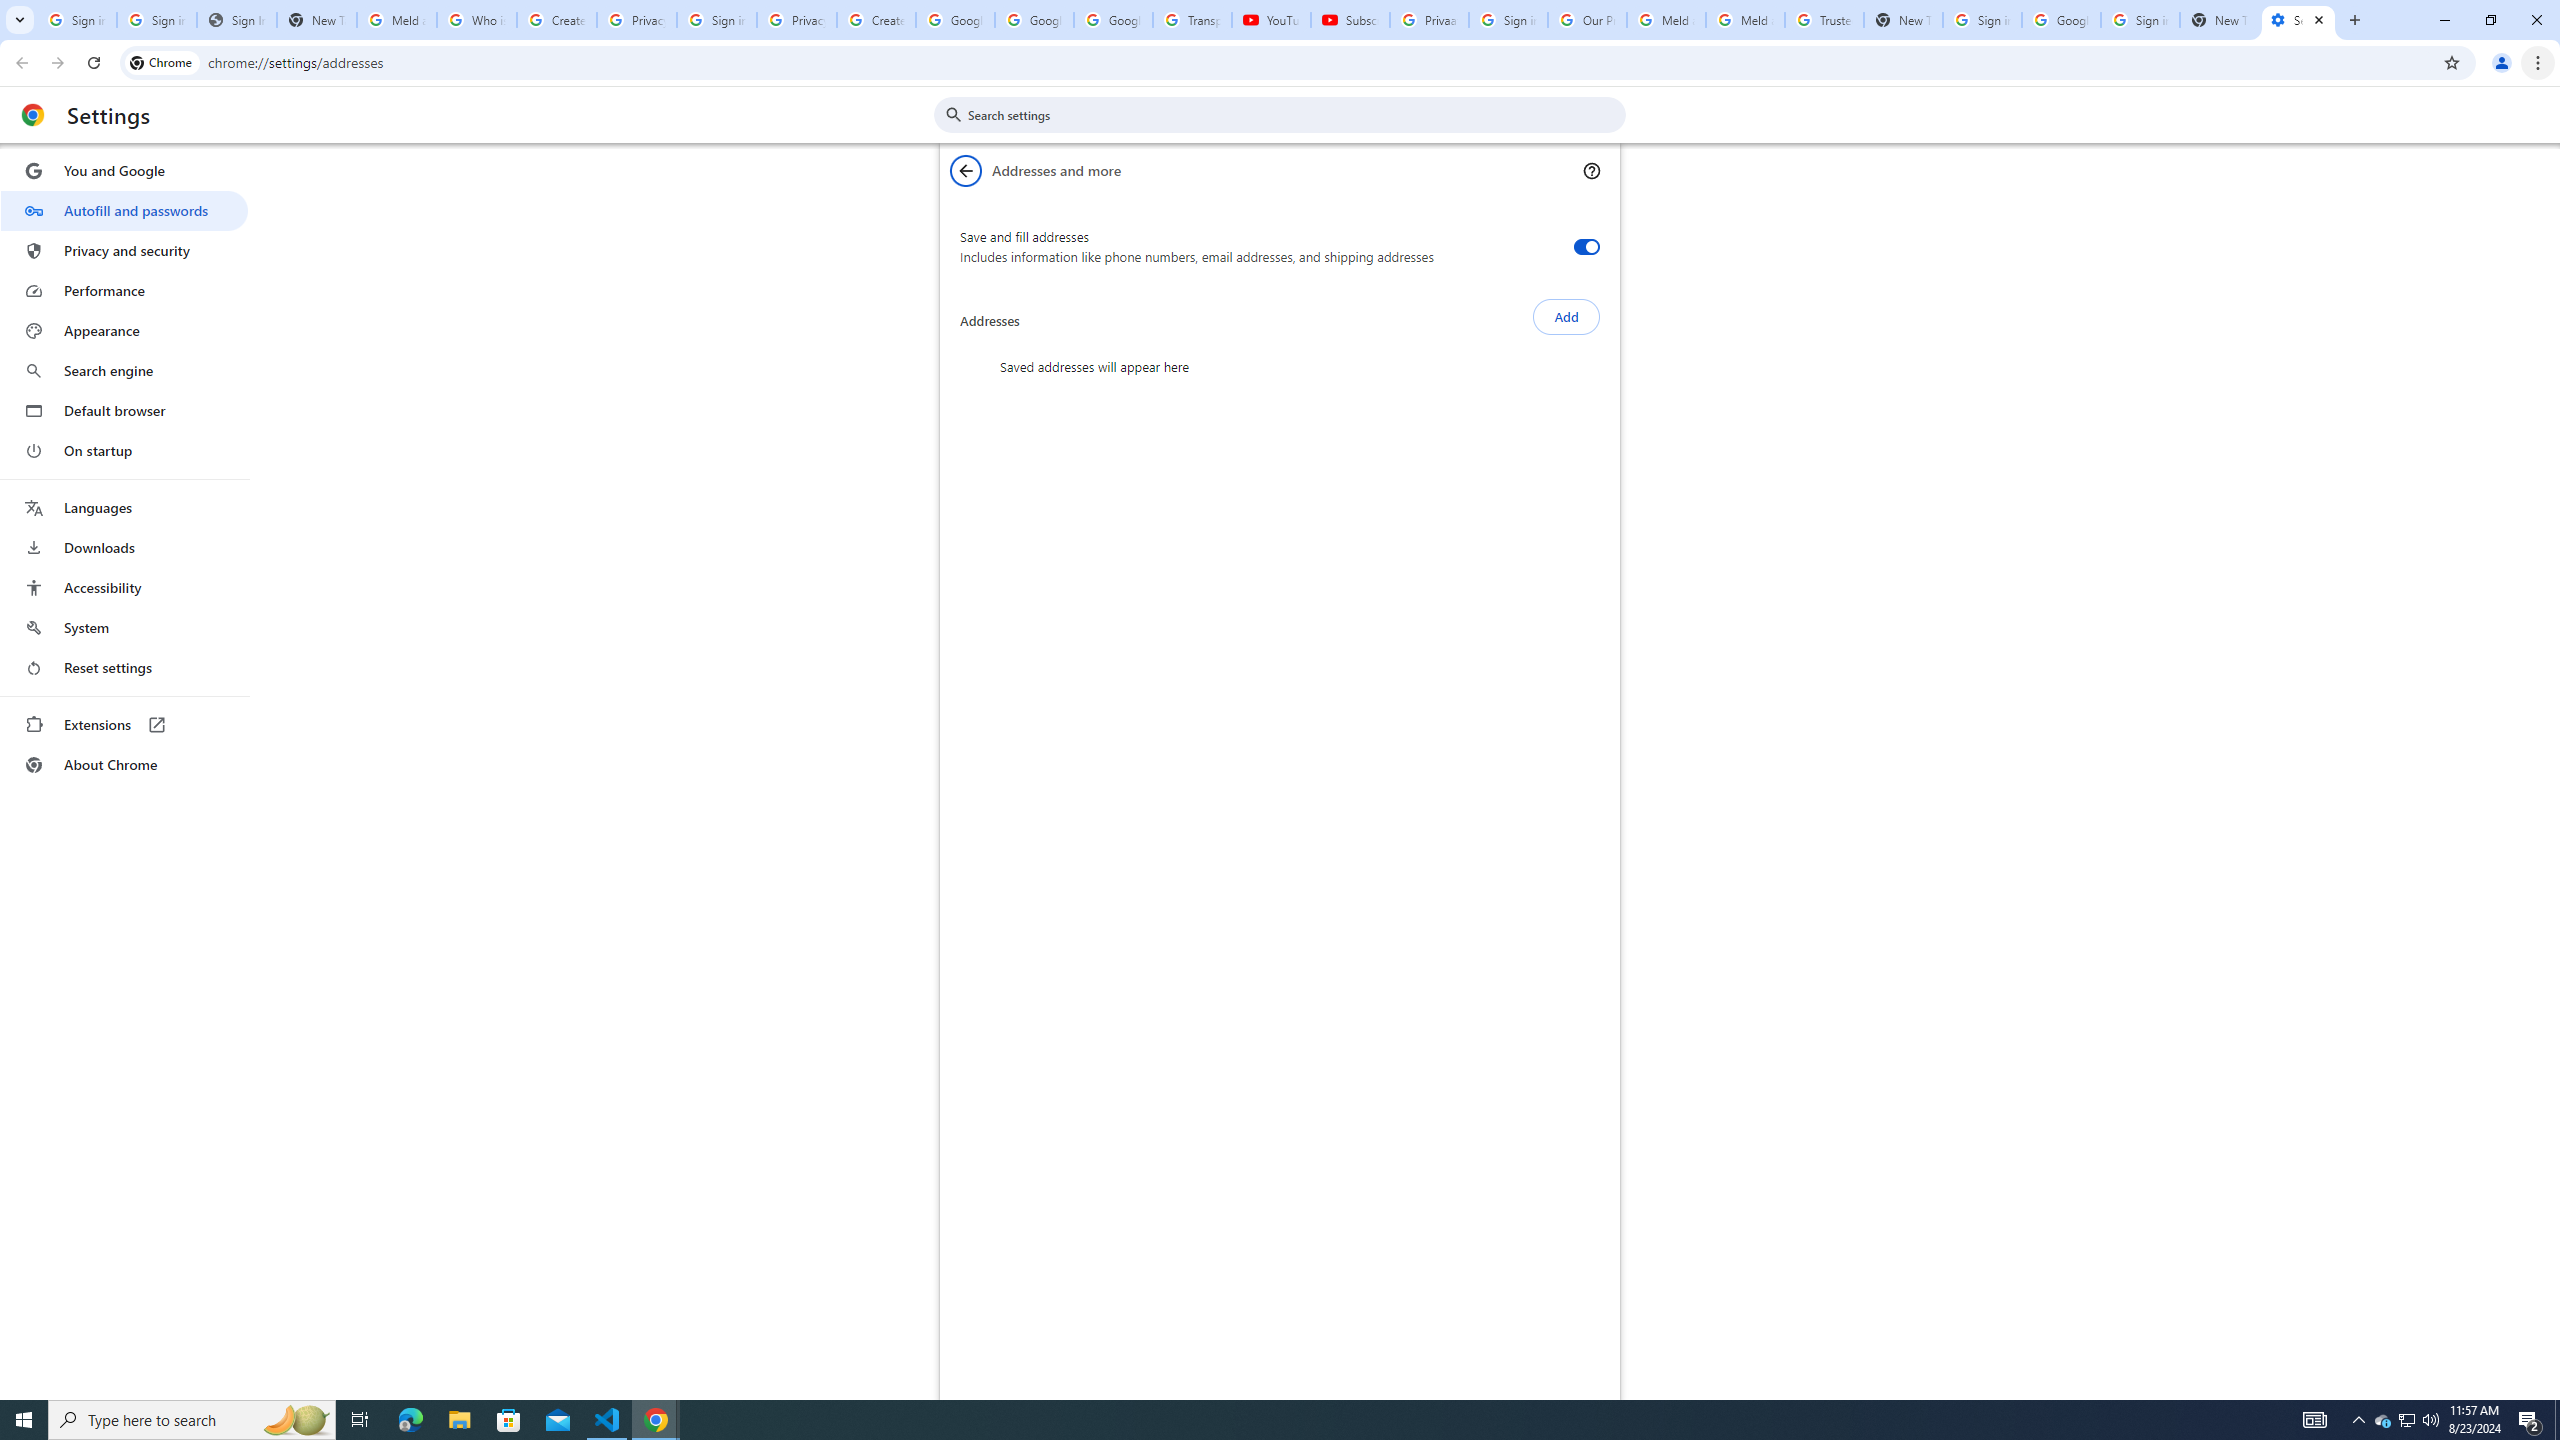 This screenshot has height=1440, width=2560. What do you see at coordinates (476, 19) in the screenshot?
I see `'Who is my administrator? - Google Account Help'` at bounding box center [476, 19].